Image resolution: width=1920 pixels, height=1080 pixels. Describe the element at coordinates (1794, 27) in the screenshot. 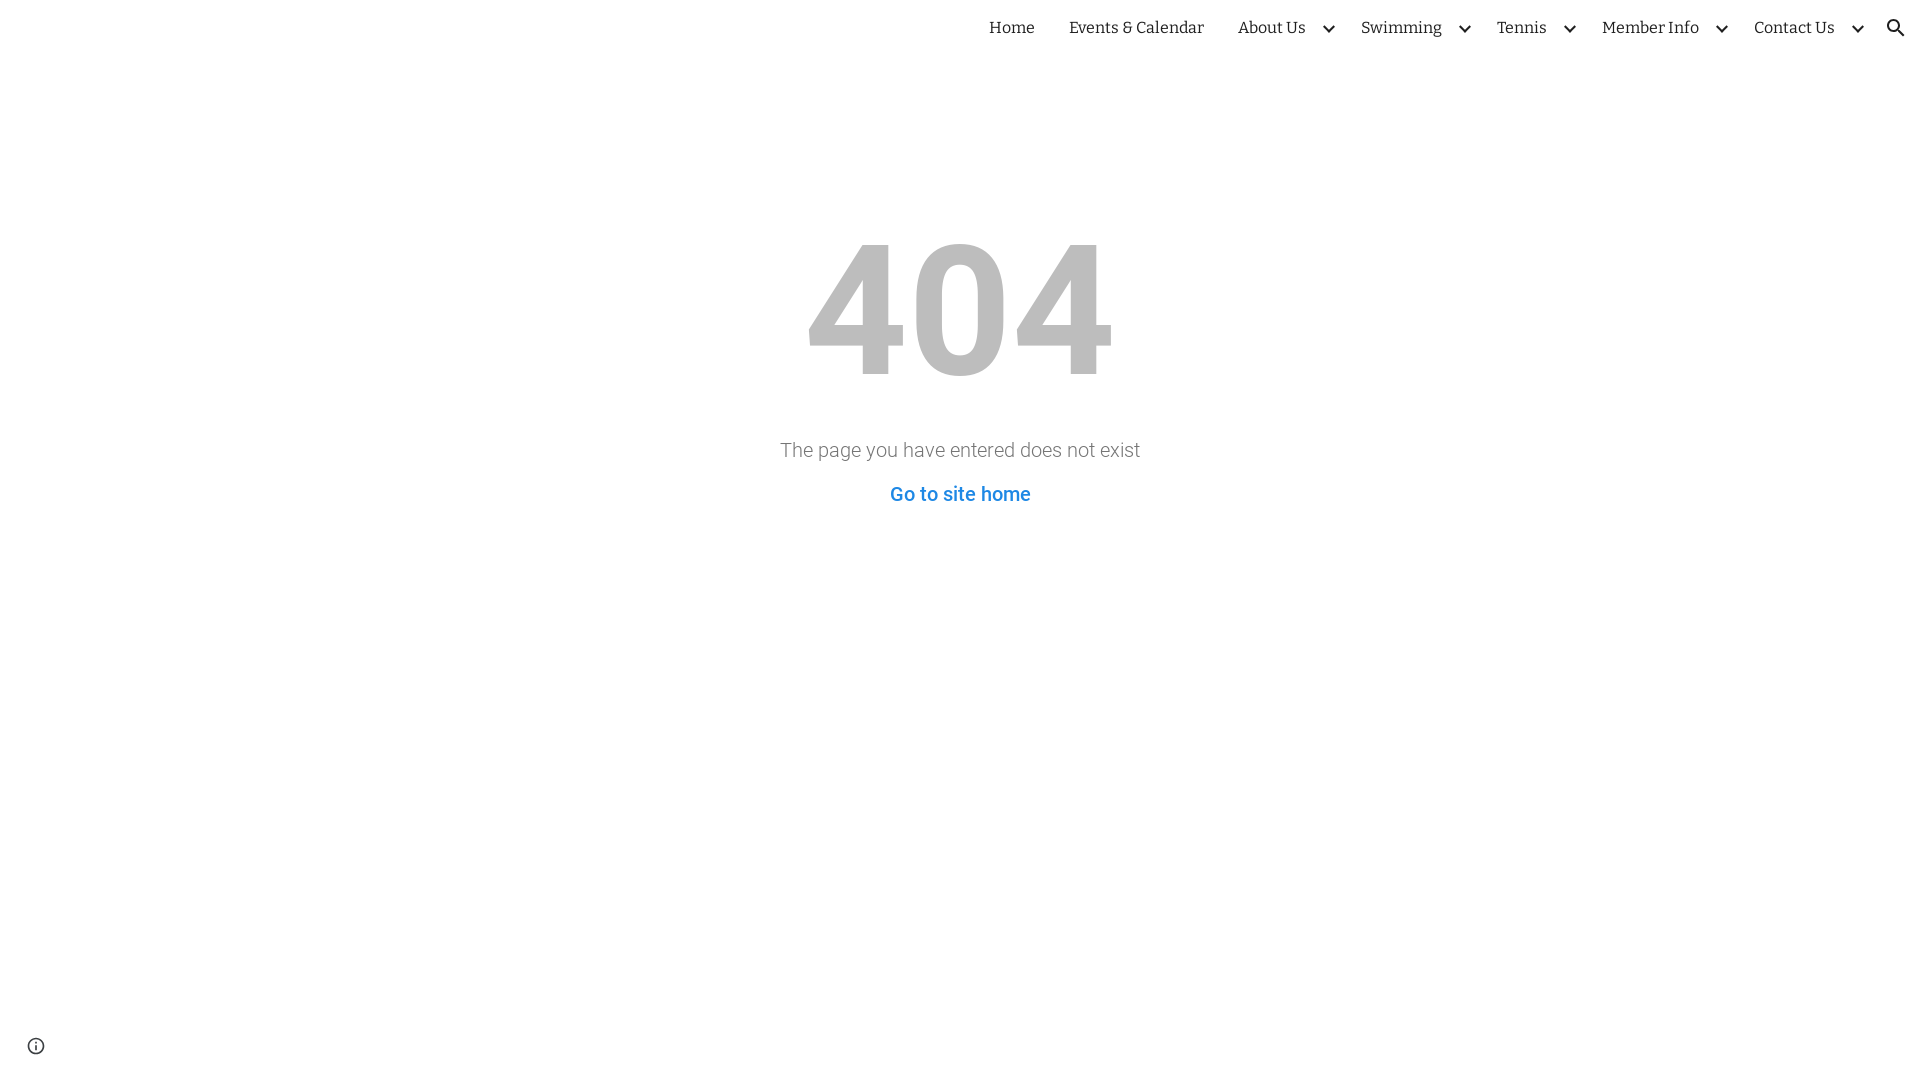

I see `'Contact Us'` at that location.